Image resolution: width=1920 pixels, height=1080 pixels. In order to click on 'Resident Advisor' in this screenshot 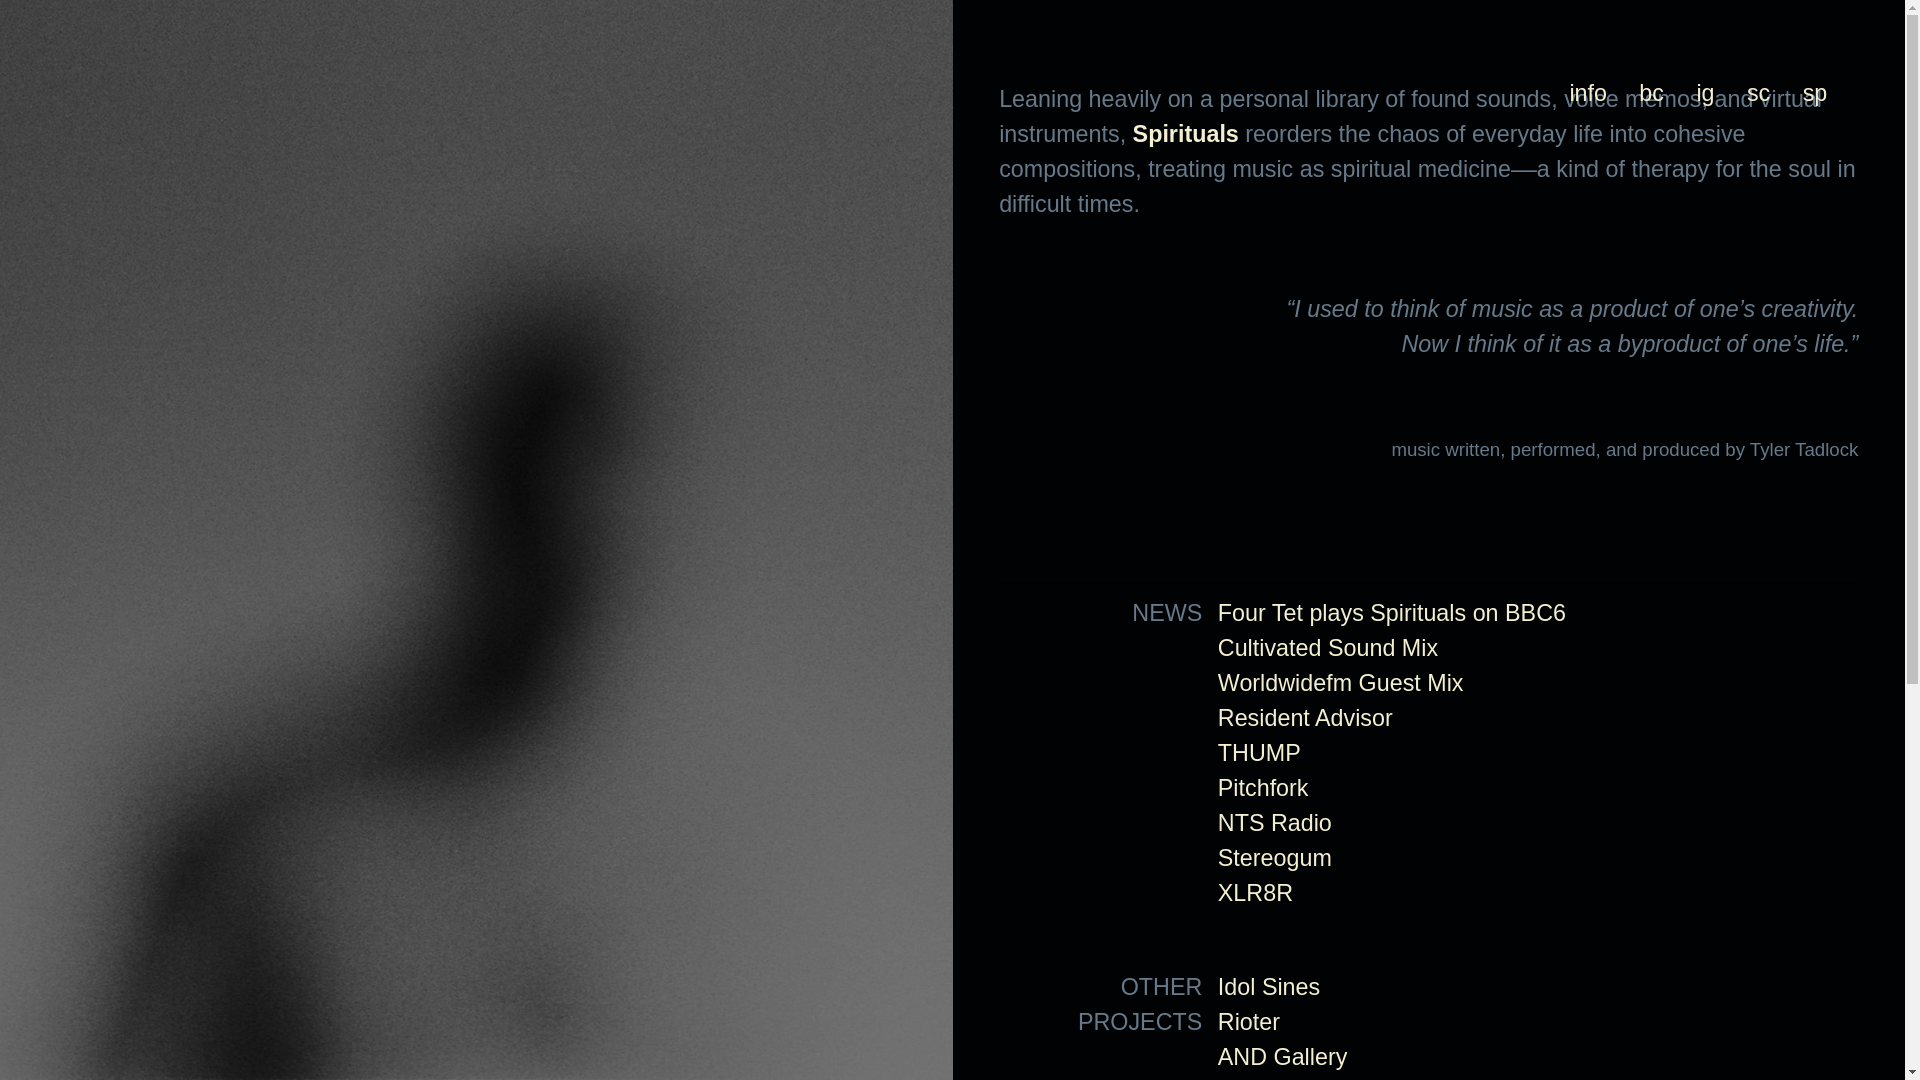, I will do `click(1305, 717)`.